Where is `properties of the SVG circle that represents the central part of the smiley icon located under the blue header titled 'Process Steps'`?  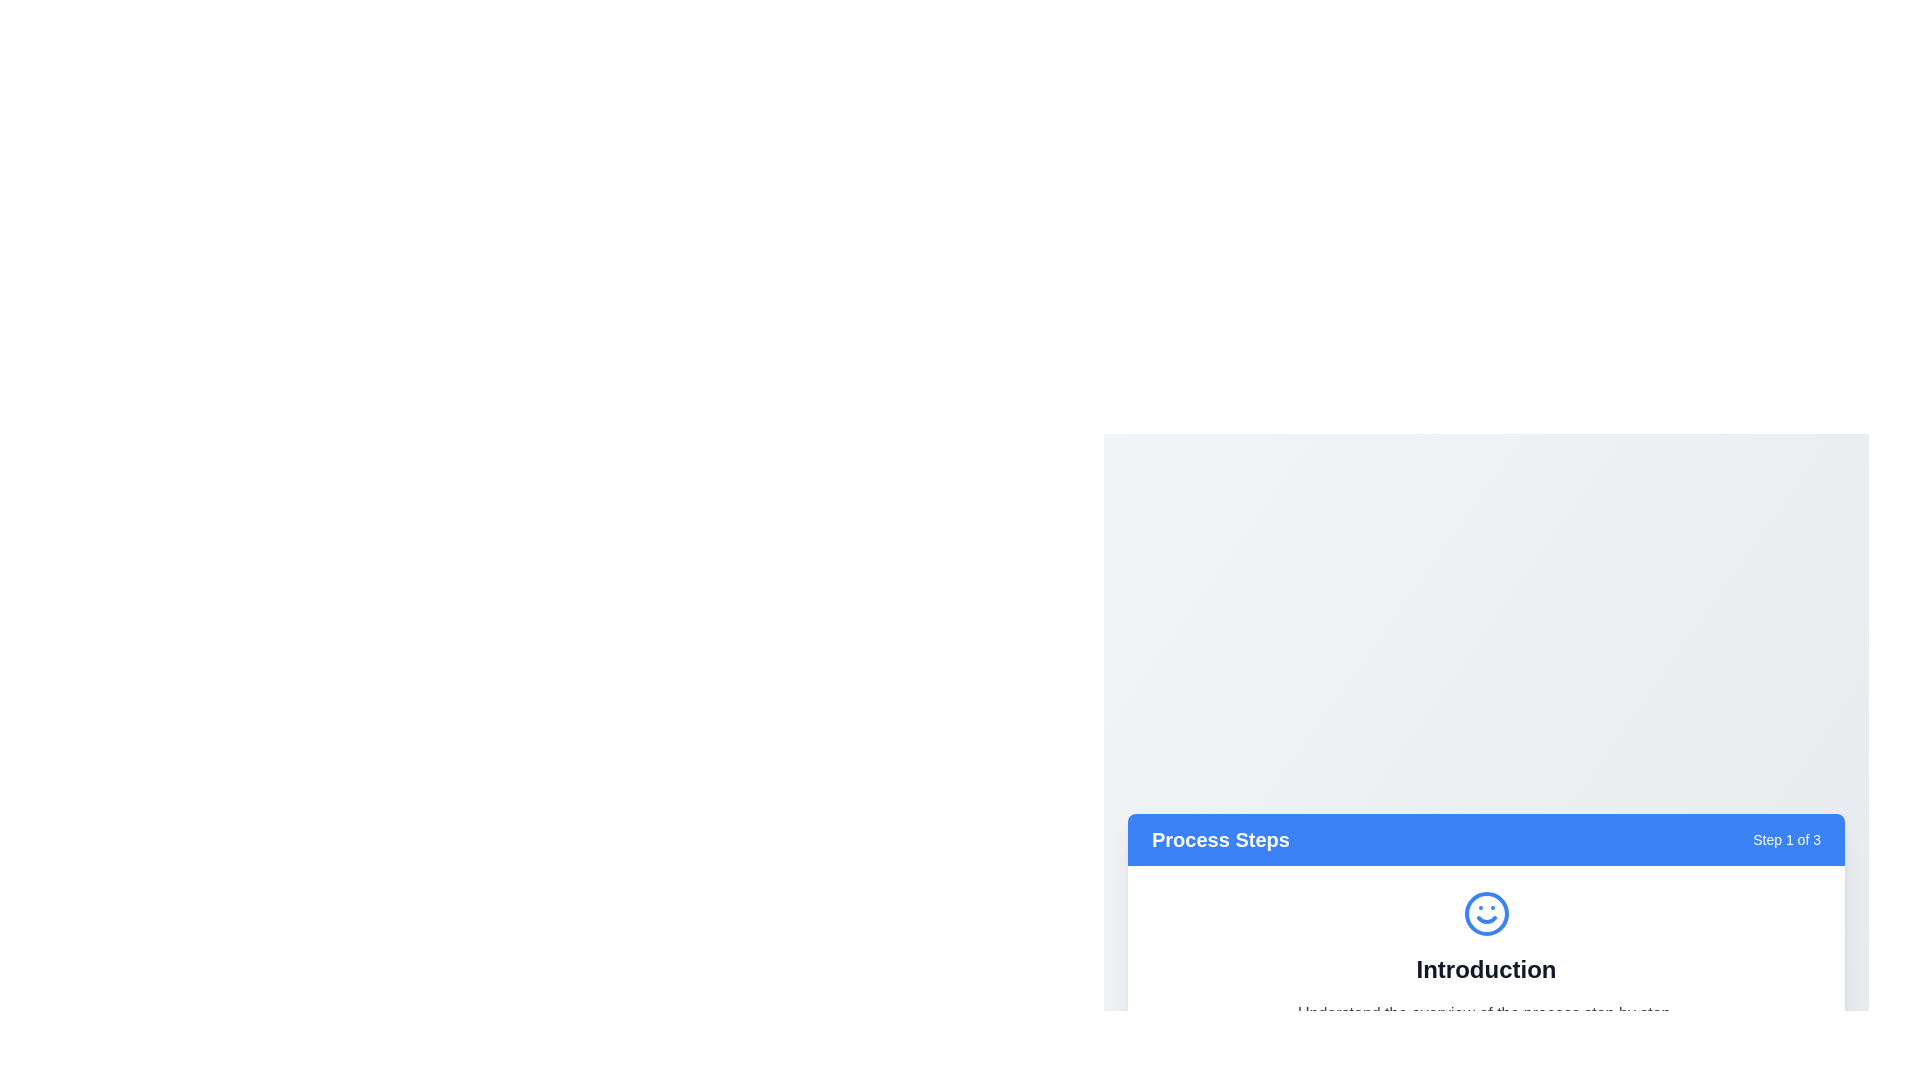 properties of the SVG circle that represents the central part of the smiley icon located under the blue header titled 'Process Steps' is located at coordinates (1486, 913).